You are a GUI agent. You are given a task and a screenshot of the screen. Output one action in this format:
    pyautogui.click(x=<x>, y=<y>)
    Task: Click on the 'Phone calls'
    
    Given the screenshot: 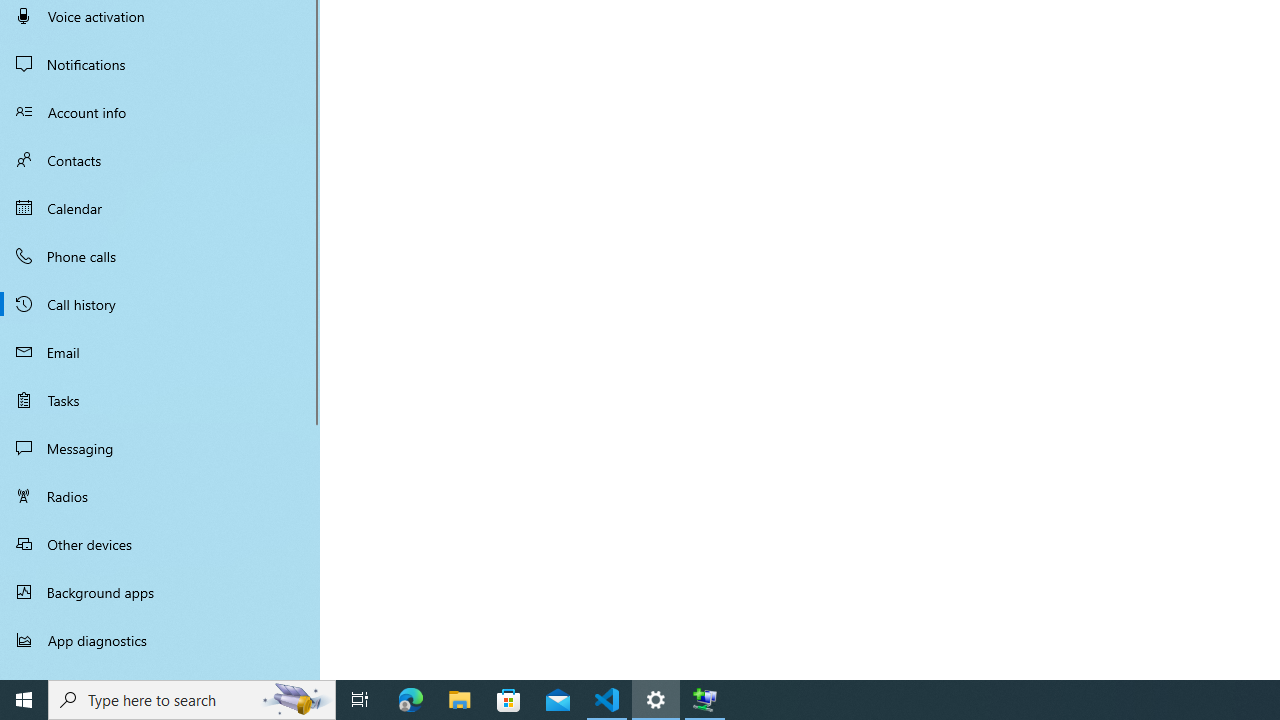 What is the action you would take?
    pyautogui.click(x=160, y=254)
    